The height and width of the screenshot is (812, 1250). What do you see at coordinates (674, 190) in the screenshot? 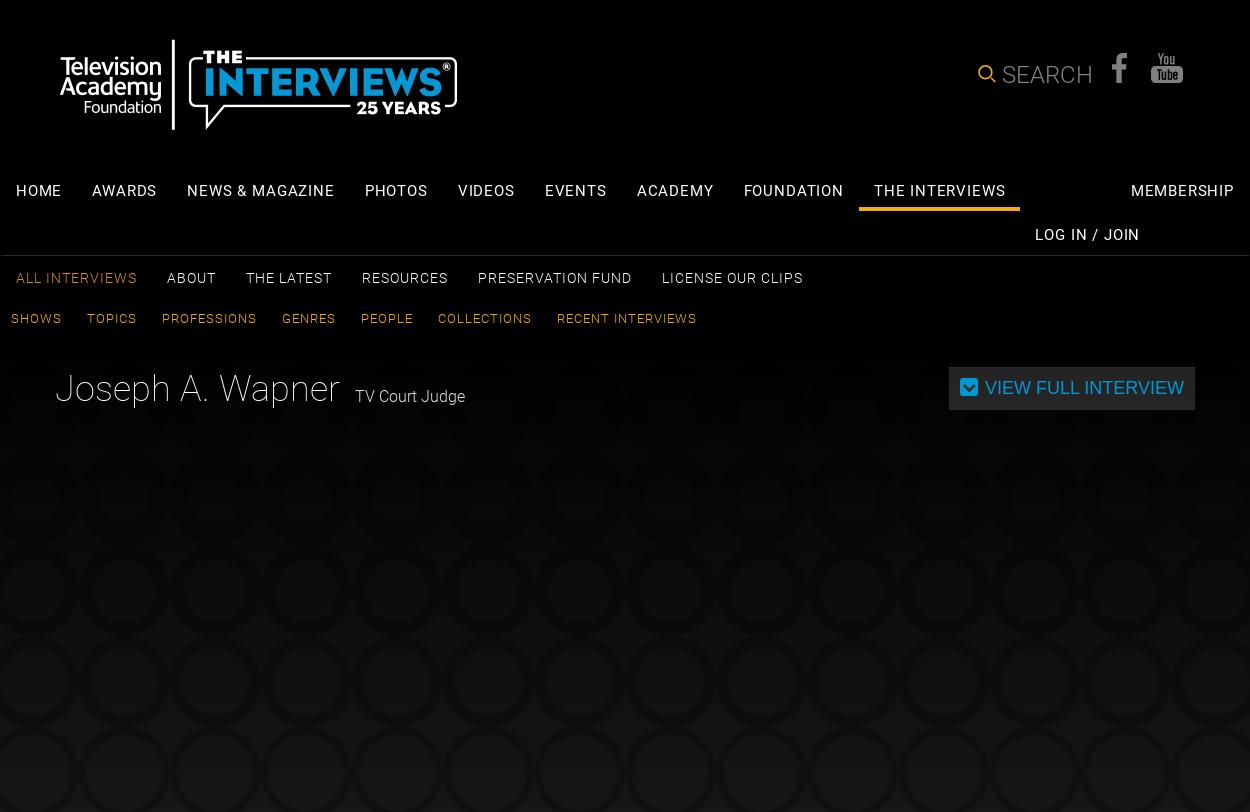
I see `'Academy'` at bounding box center [674, 190].